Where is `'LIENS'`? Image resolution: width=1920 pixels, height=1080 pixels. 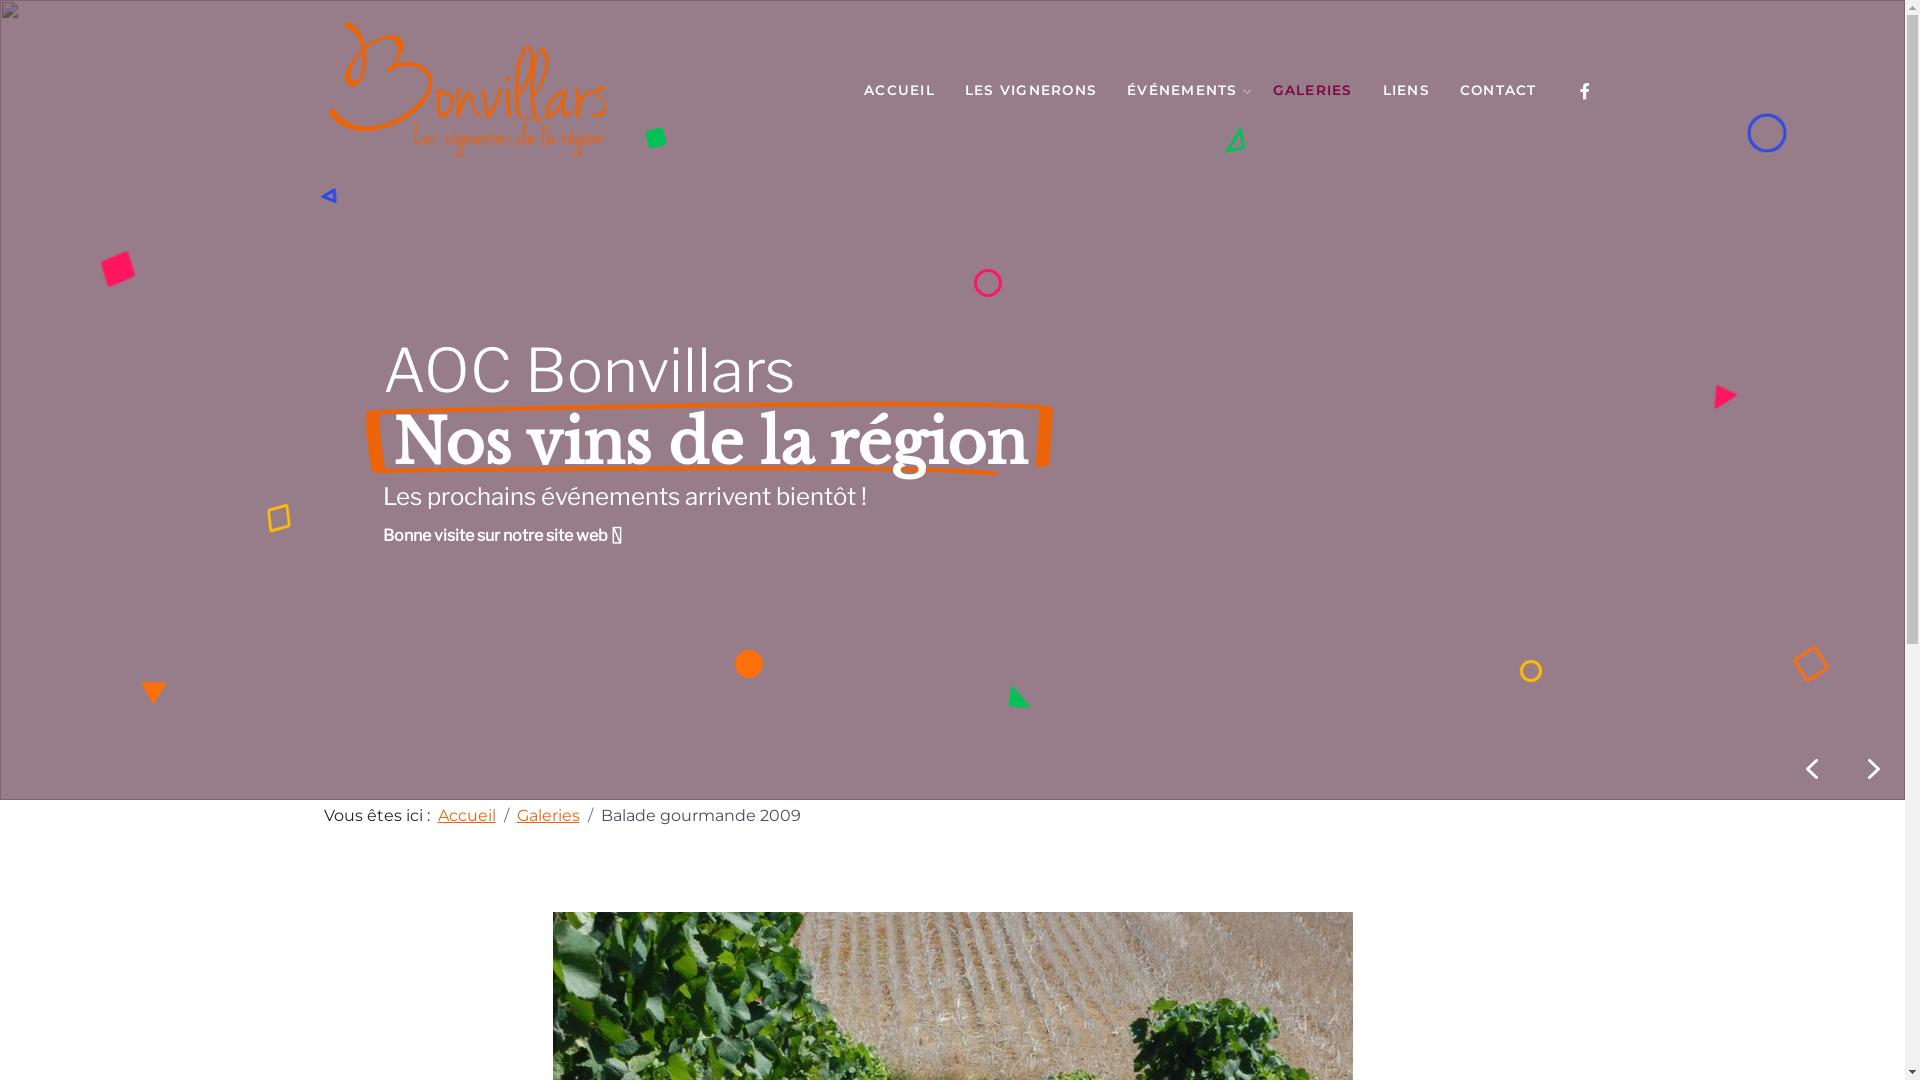 'LIENS' is located at coordinates (1404, 88).